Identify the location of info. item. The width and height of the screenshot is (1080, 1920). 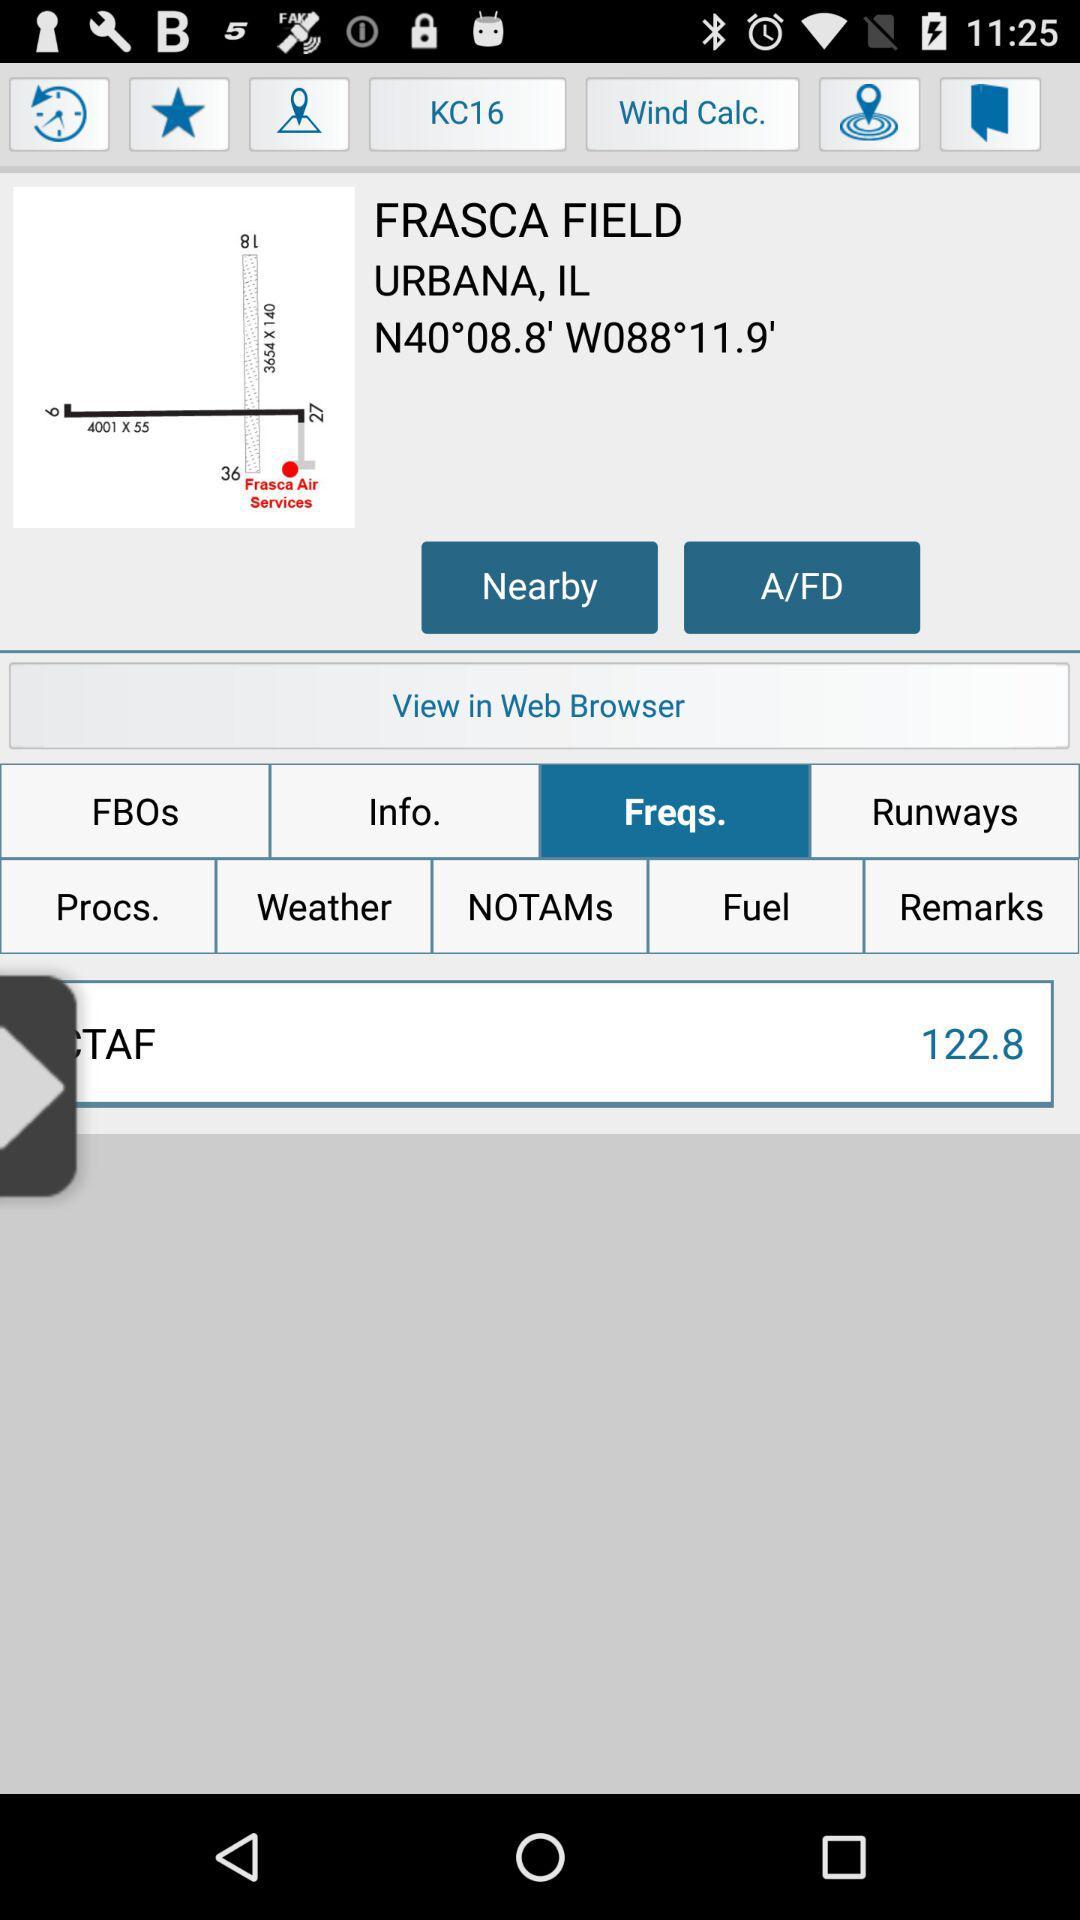
(405, 811).